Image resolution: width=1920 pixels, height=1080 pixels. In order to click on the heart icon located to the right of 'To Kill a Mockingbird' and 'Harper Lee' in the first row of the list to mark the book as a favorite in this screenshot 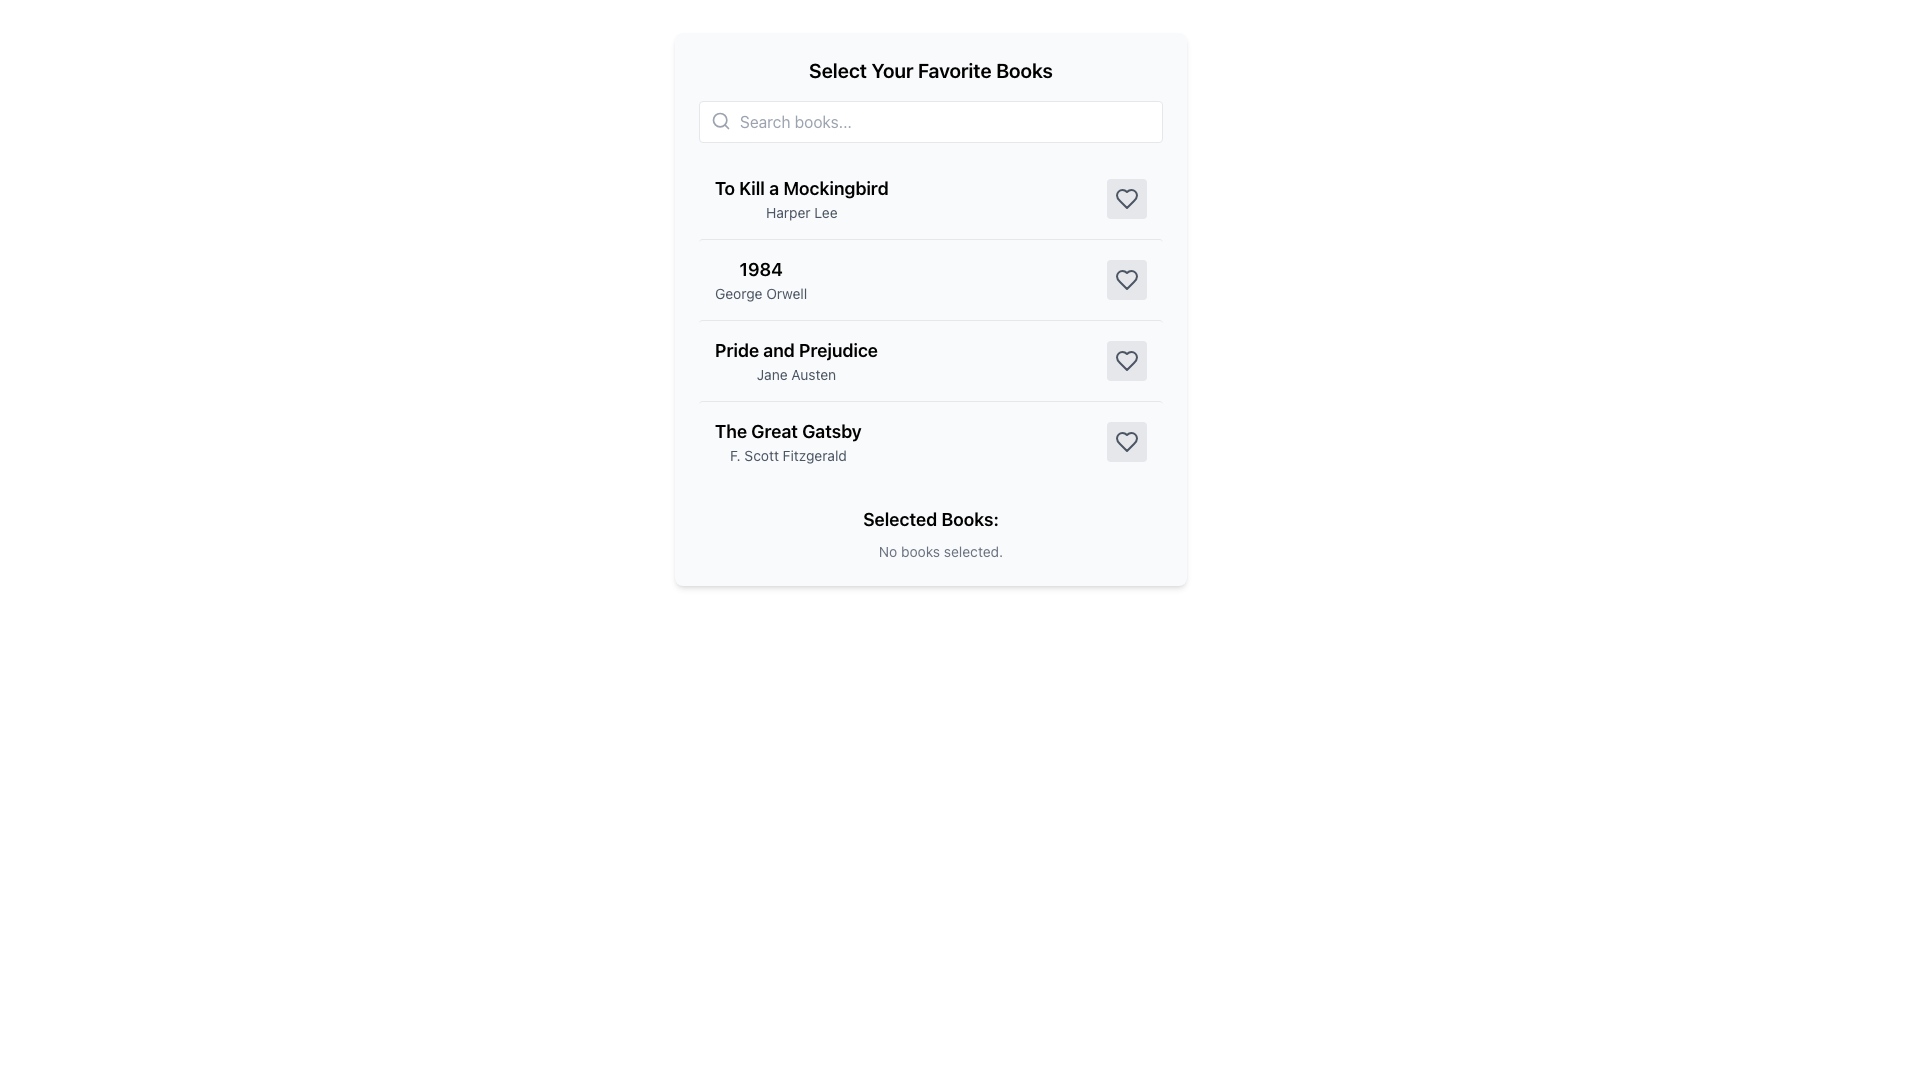, I will do `click(1127, 199)`.